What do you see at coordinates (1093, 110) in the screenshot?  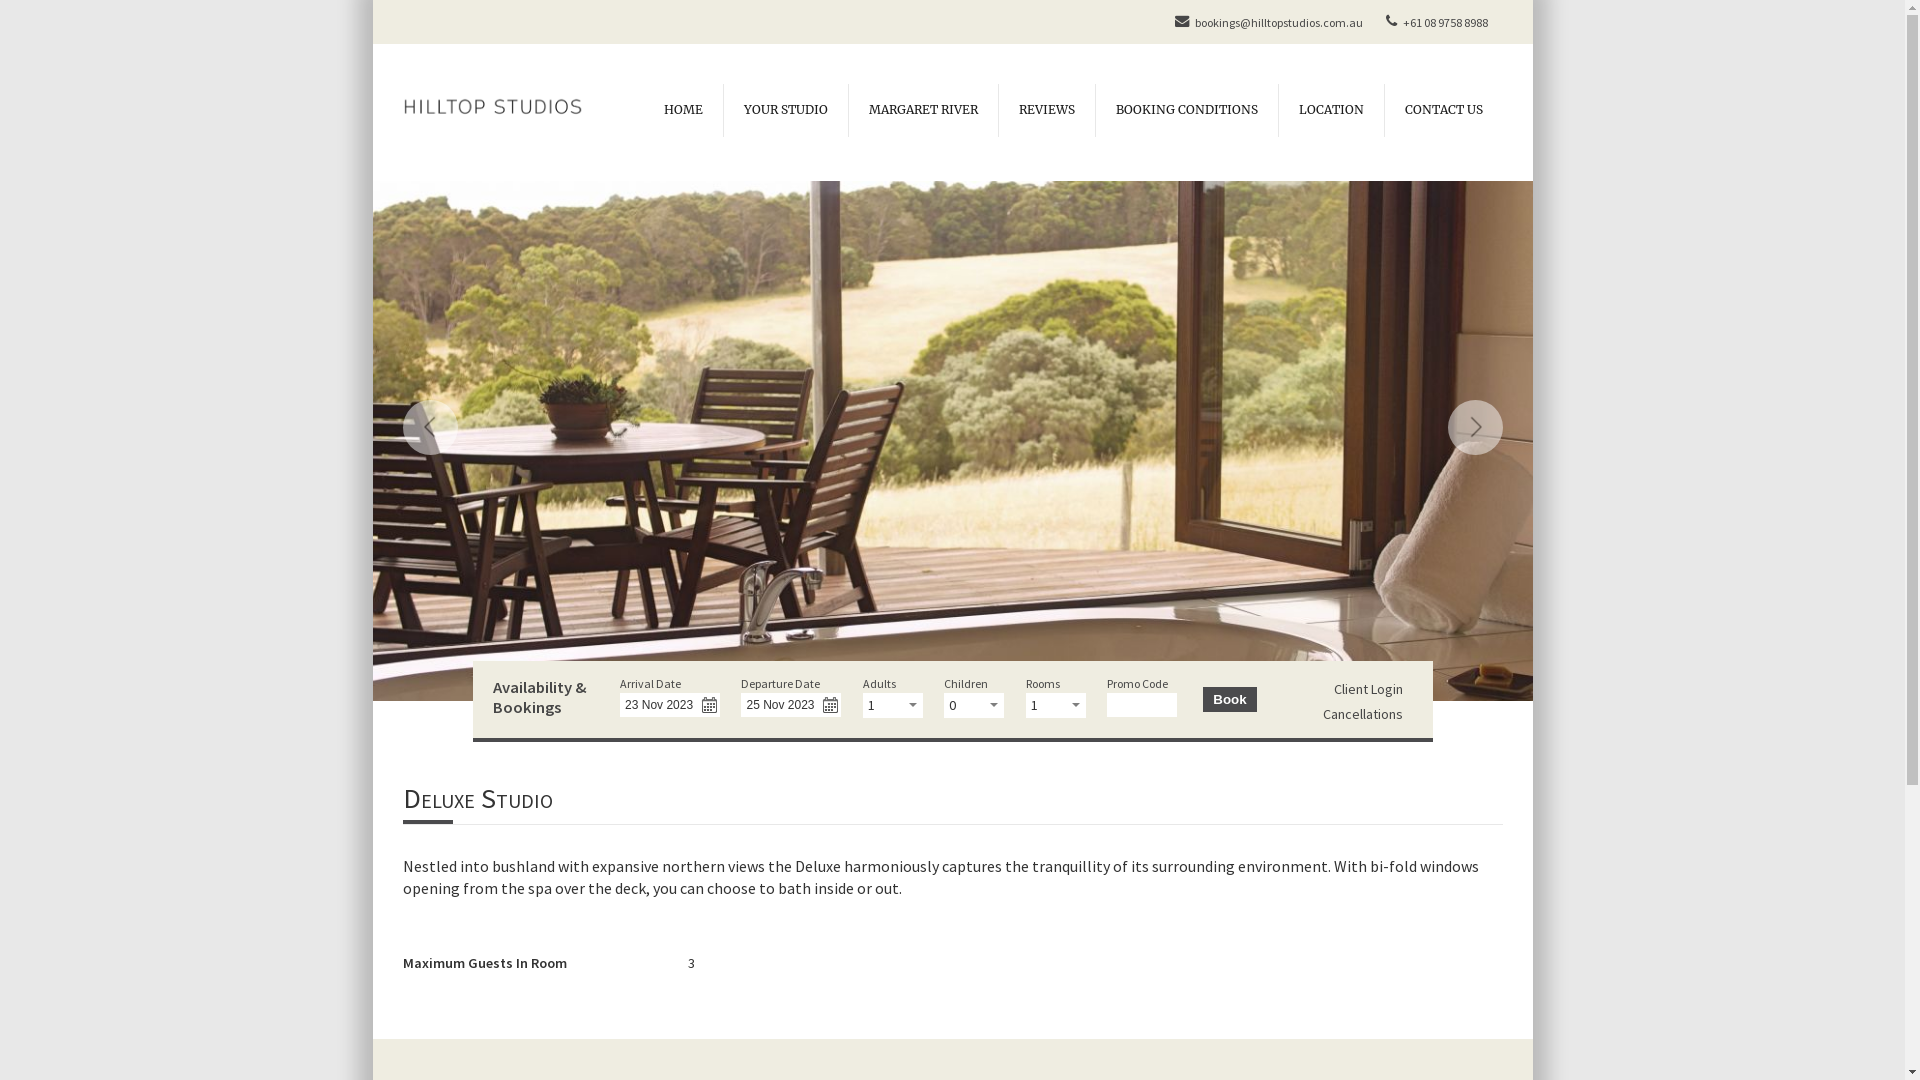 I see `'BOOKING CONDITIONS'` at bounding box center [1093, 110].